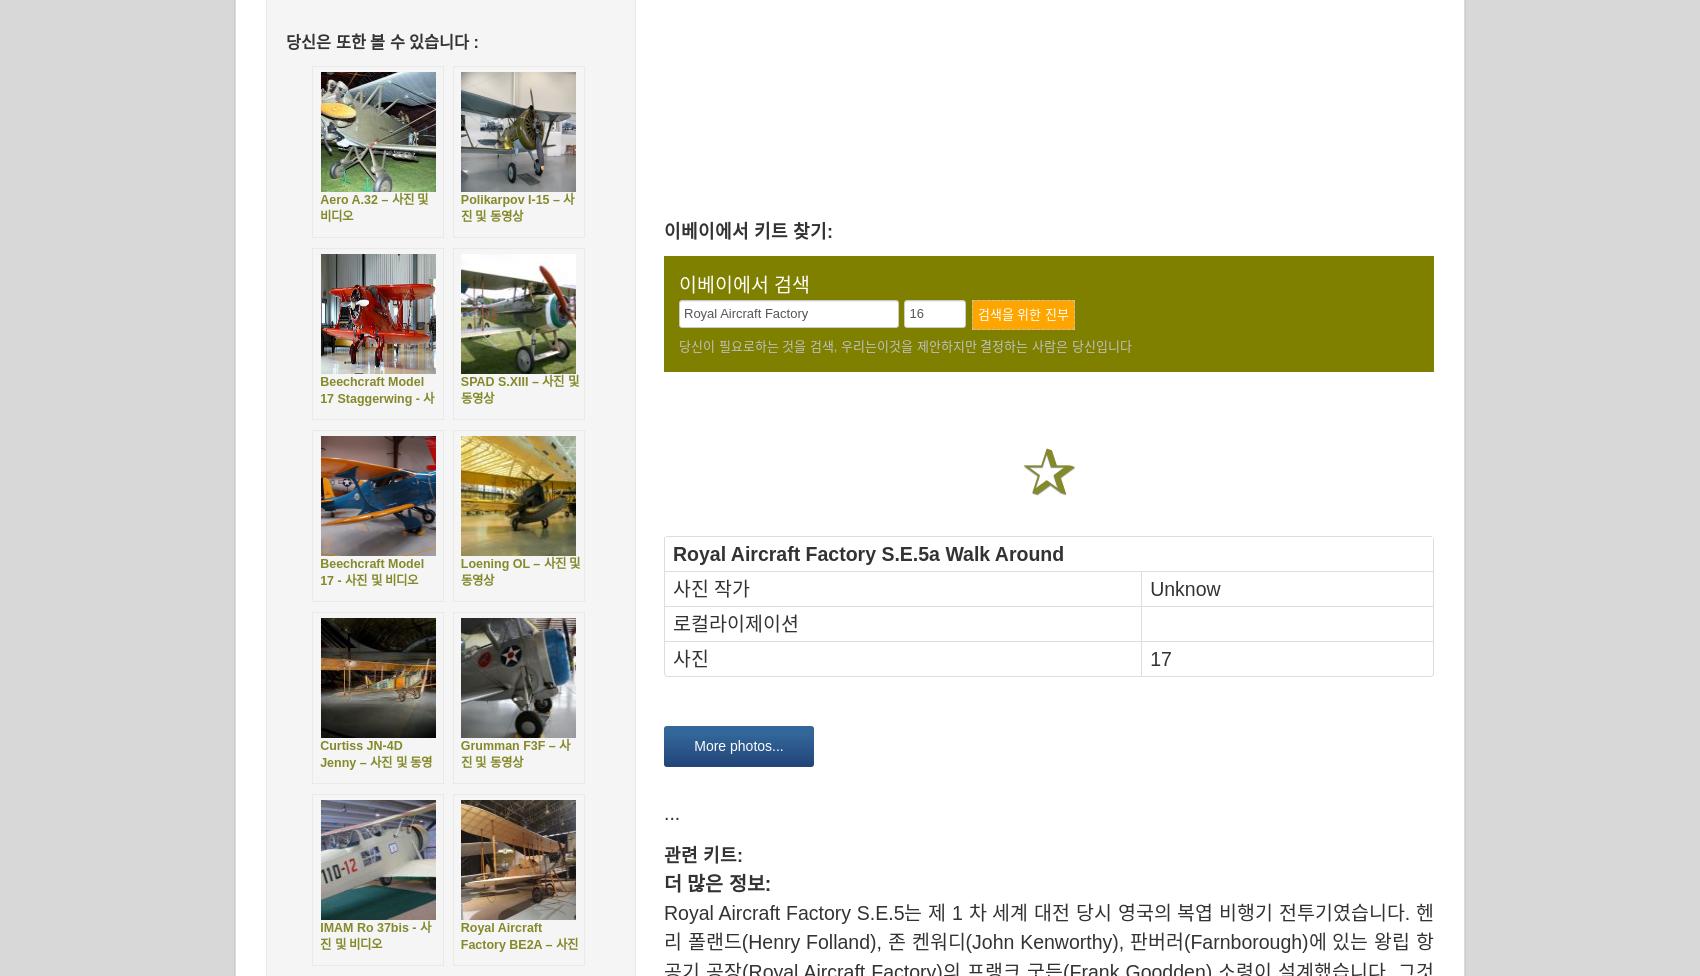 The height and width of the screenshot is (976, 1700). What do you see at coordinates (381, 41) in the screenshot?
I see `'당신은 또한 볼 수 있습니다 :'` at bounding box center [381, 41].